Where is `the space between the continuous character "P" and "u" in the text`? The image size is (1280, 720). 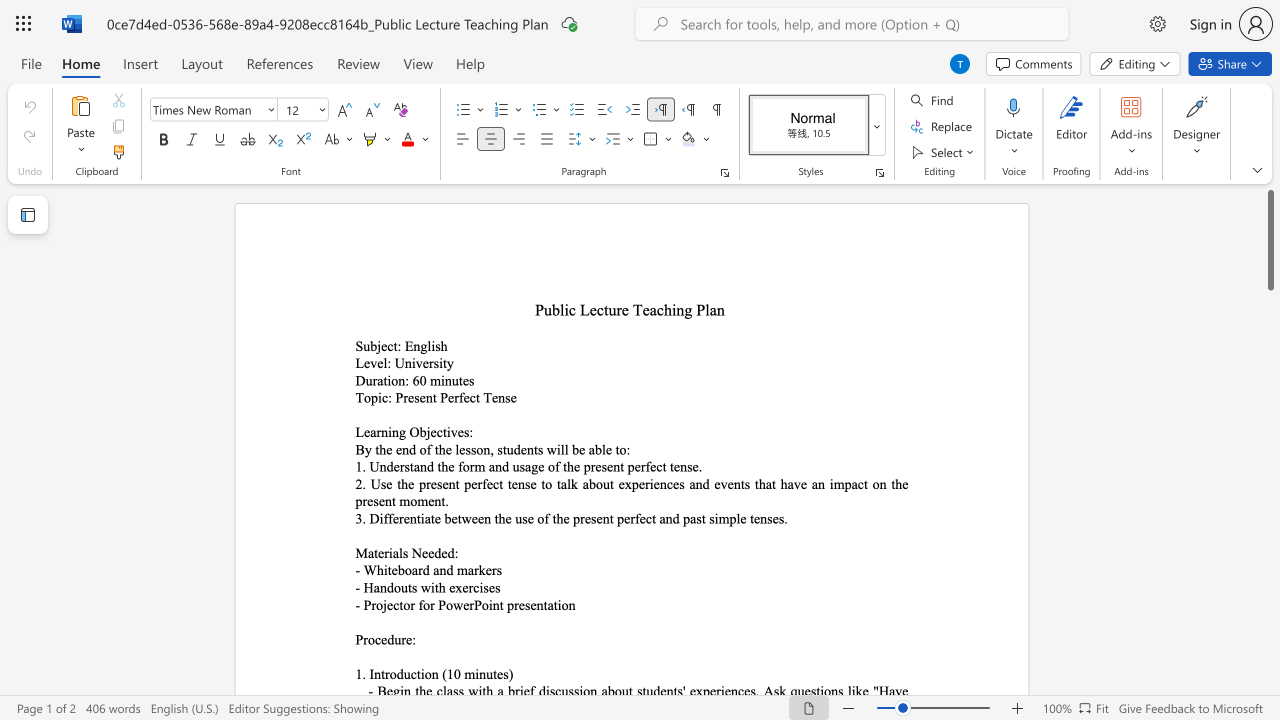 the space between the continuous character "P" and "u" in the text is located at coordinates (543, 310).